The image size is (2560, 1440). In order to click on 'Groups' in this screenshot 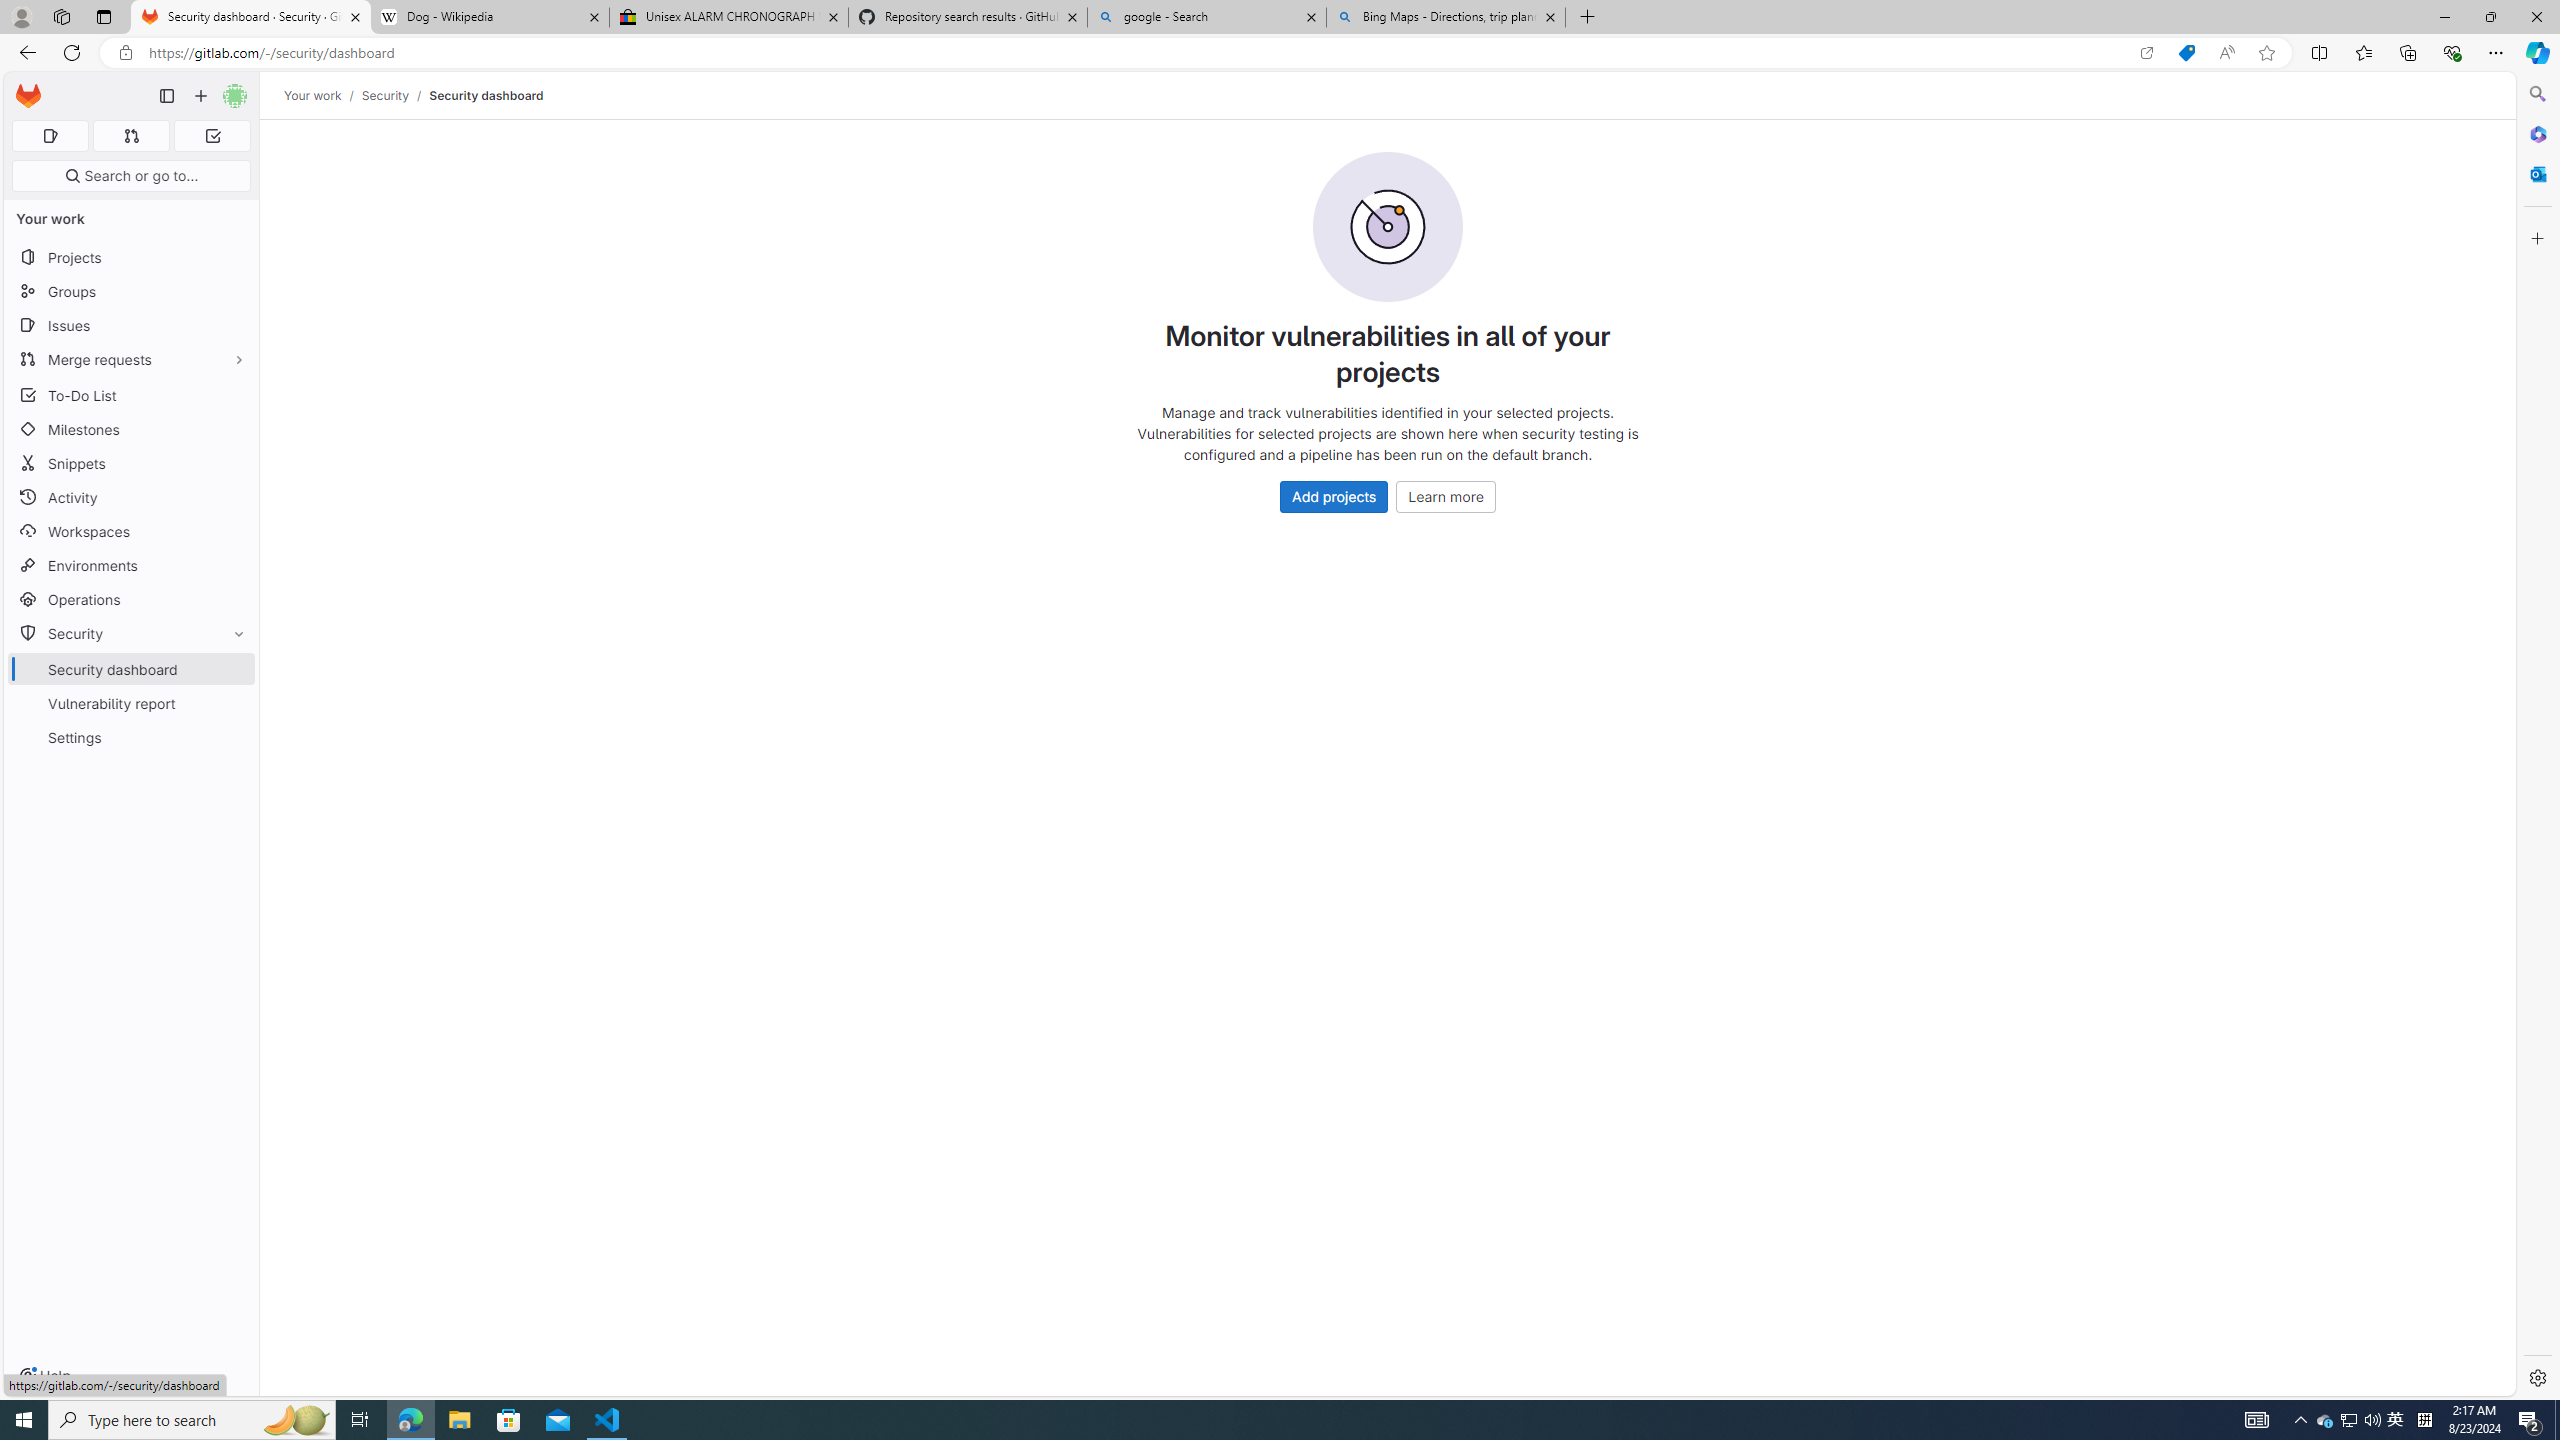, I will do `click(130, 291)`.